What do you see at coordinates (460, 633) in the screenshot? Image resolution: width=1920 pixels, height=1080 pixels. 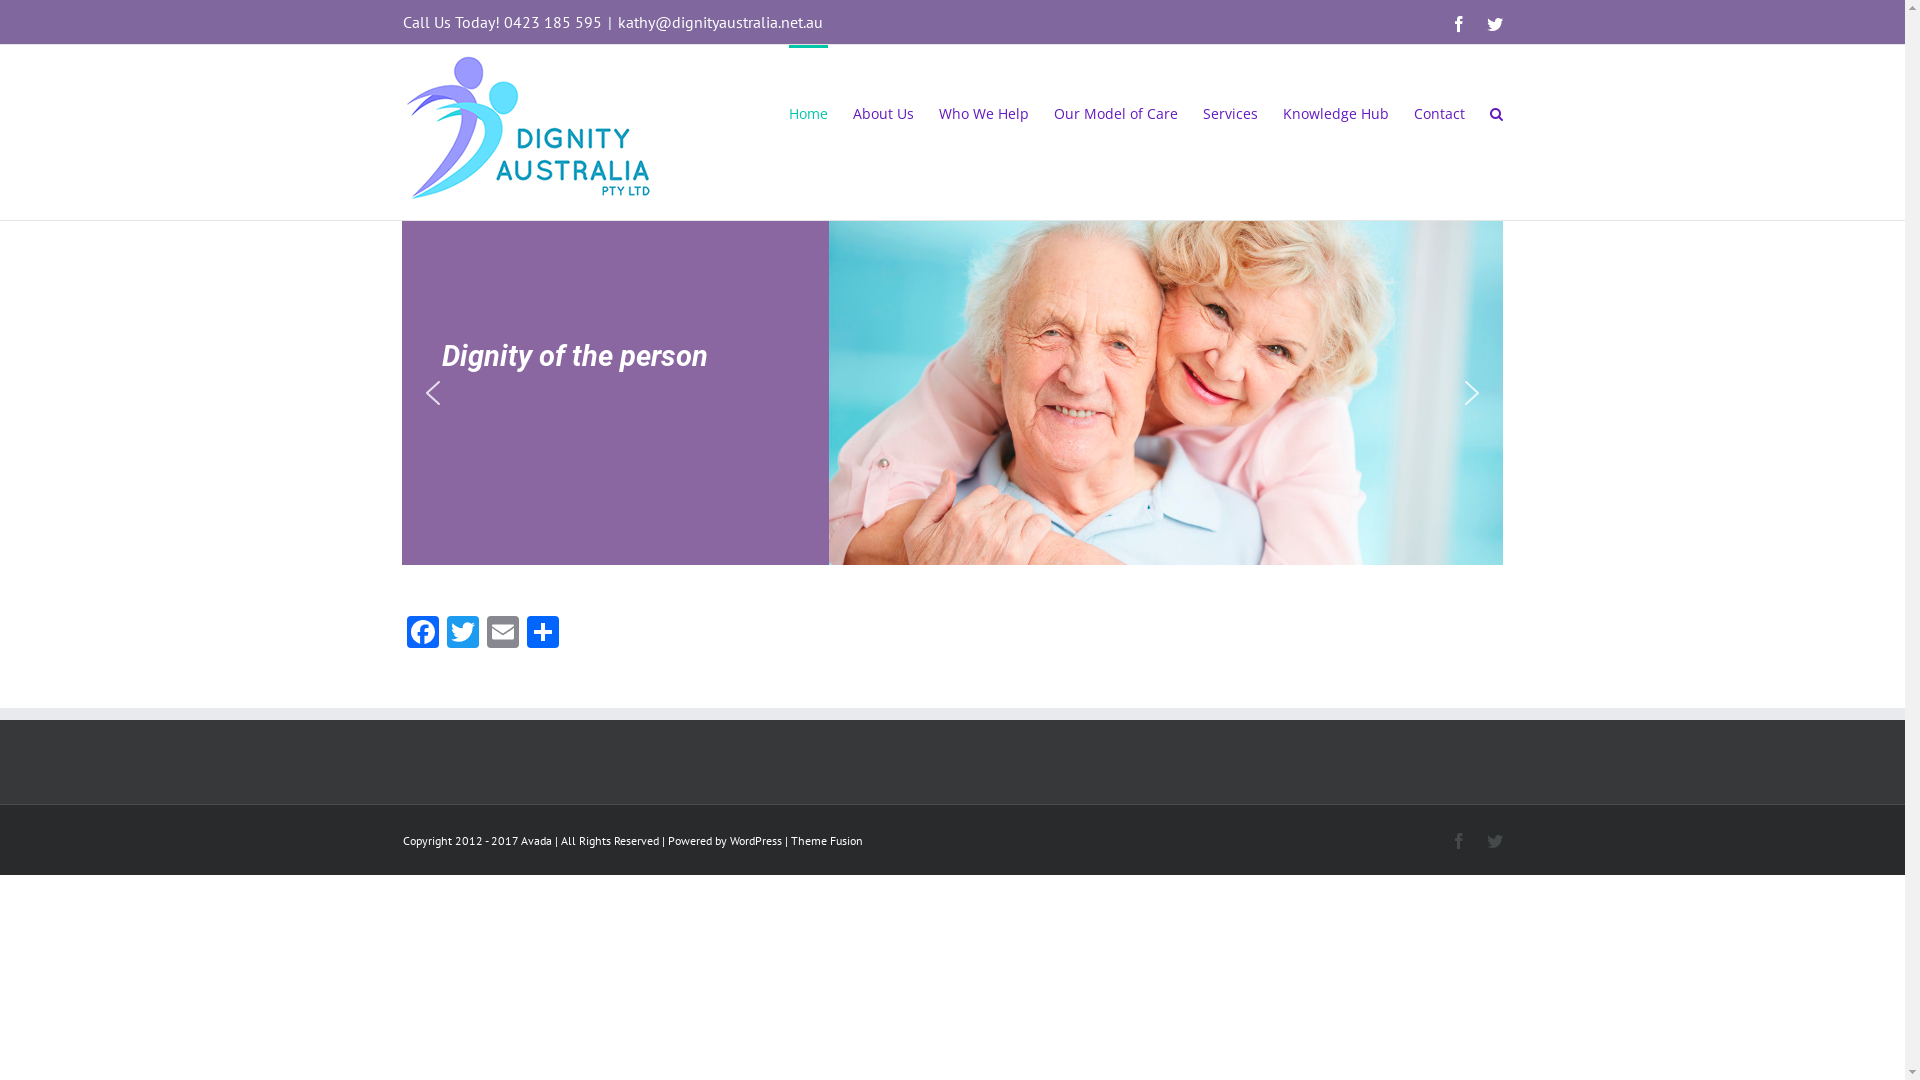 I see `'Twitter'` at bounding box center [460, 633].